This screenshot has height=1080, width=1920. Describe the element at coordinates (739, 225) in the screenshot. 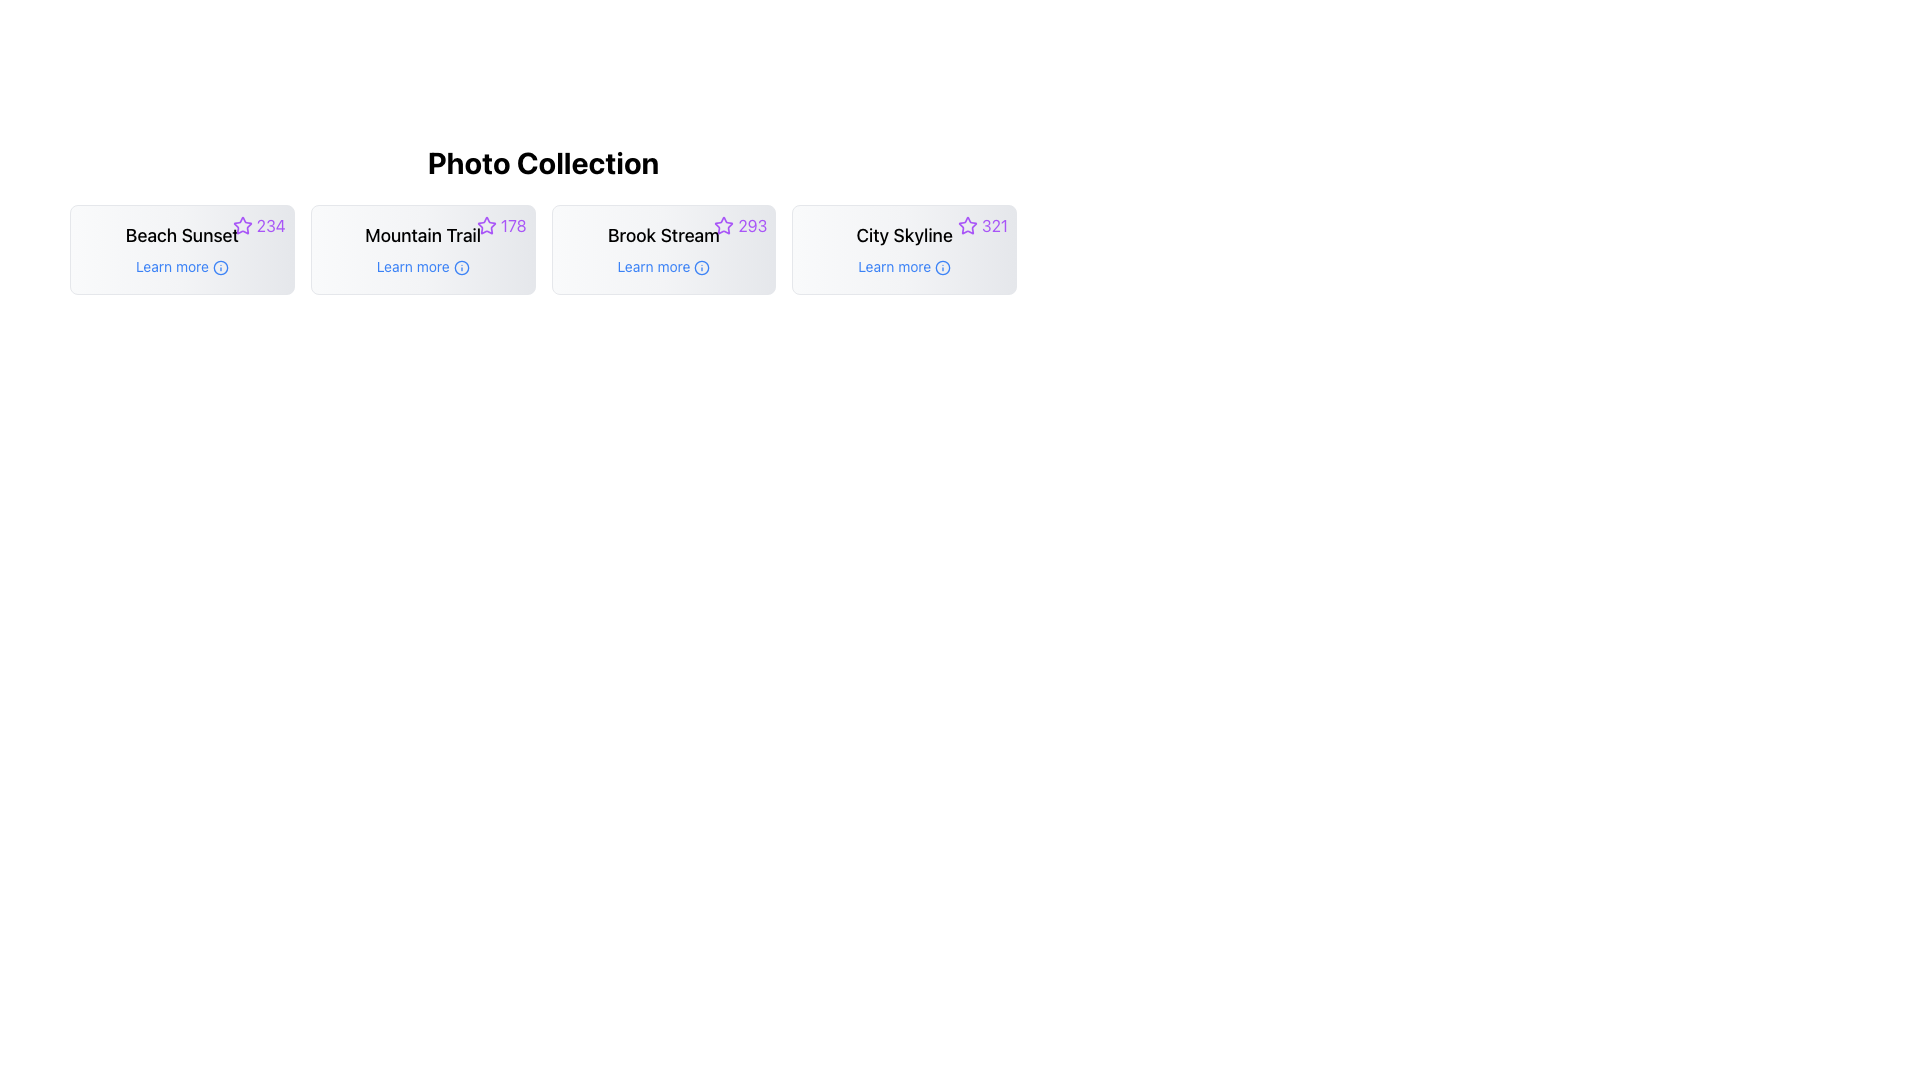

I see `the text label '293' to associate it with the star icon for rating interpretation` at that location.